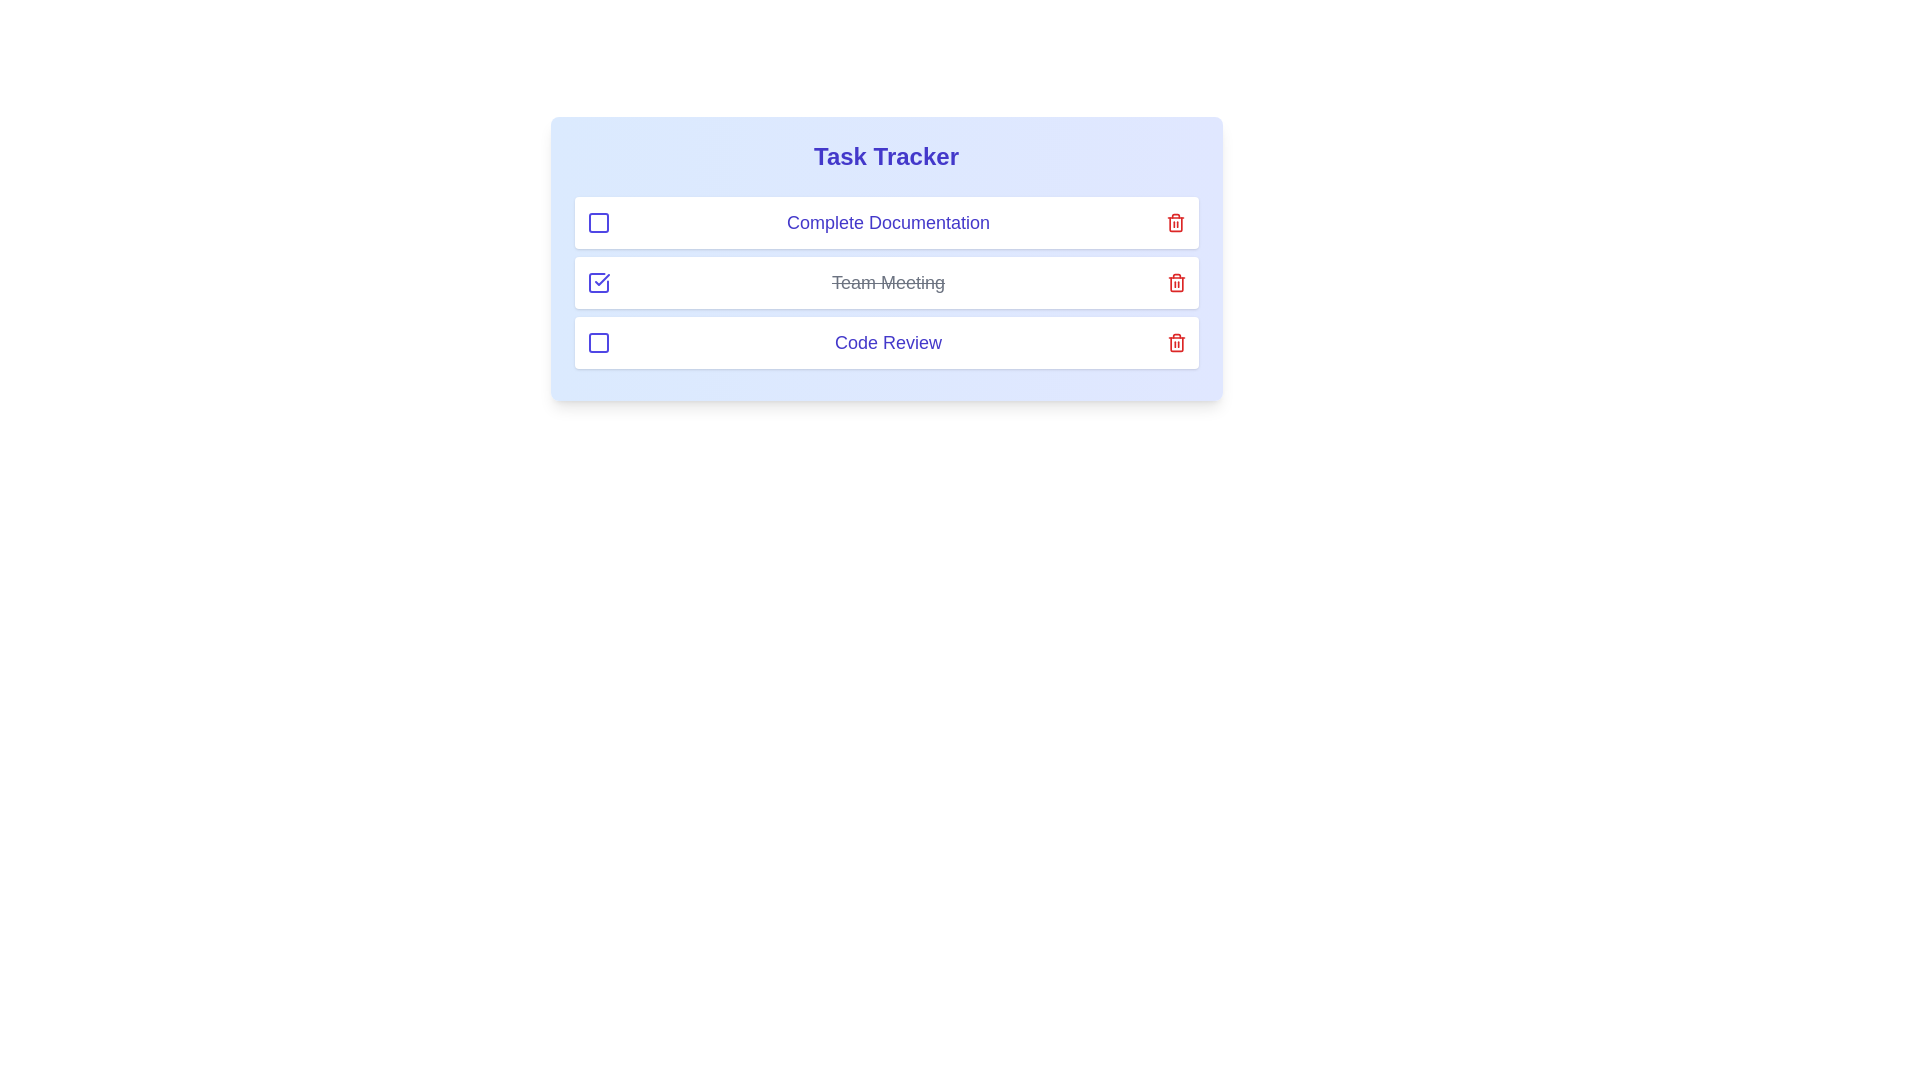 This screenshot has height=1080, width=1920. I want to click on the first checkbox in the task tracking panel, so click(597, 223).